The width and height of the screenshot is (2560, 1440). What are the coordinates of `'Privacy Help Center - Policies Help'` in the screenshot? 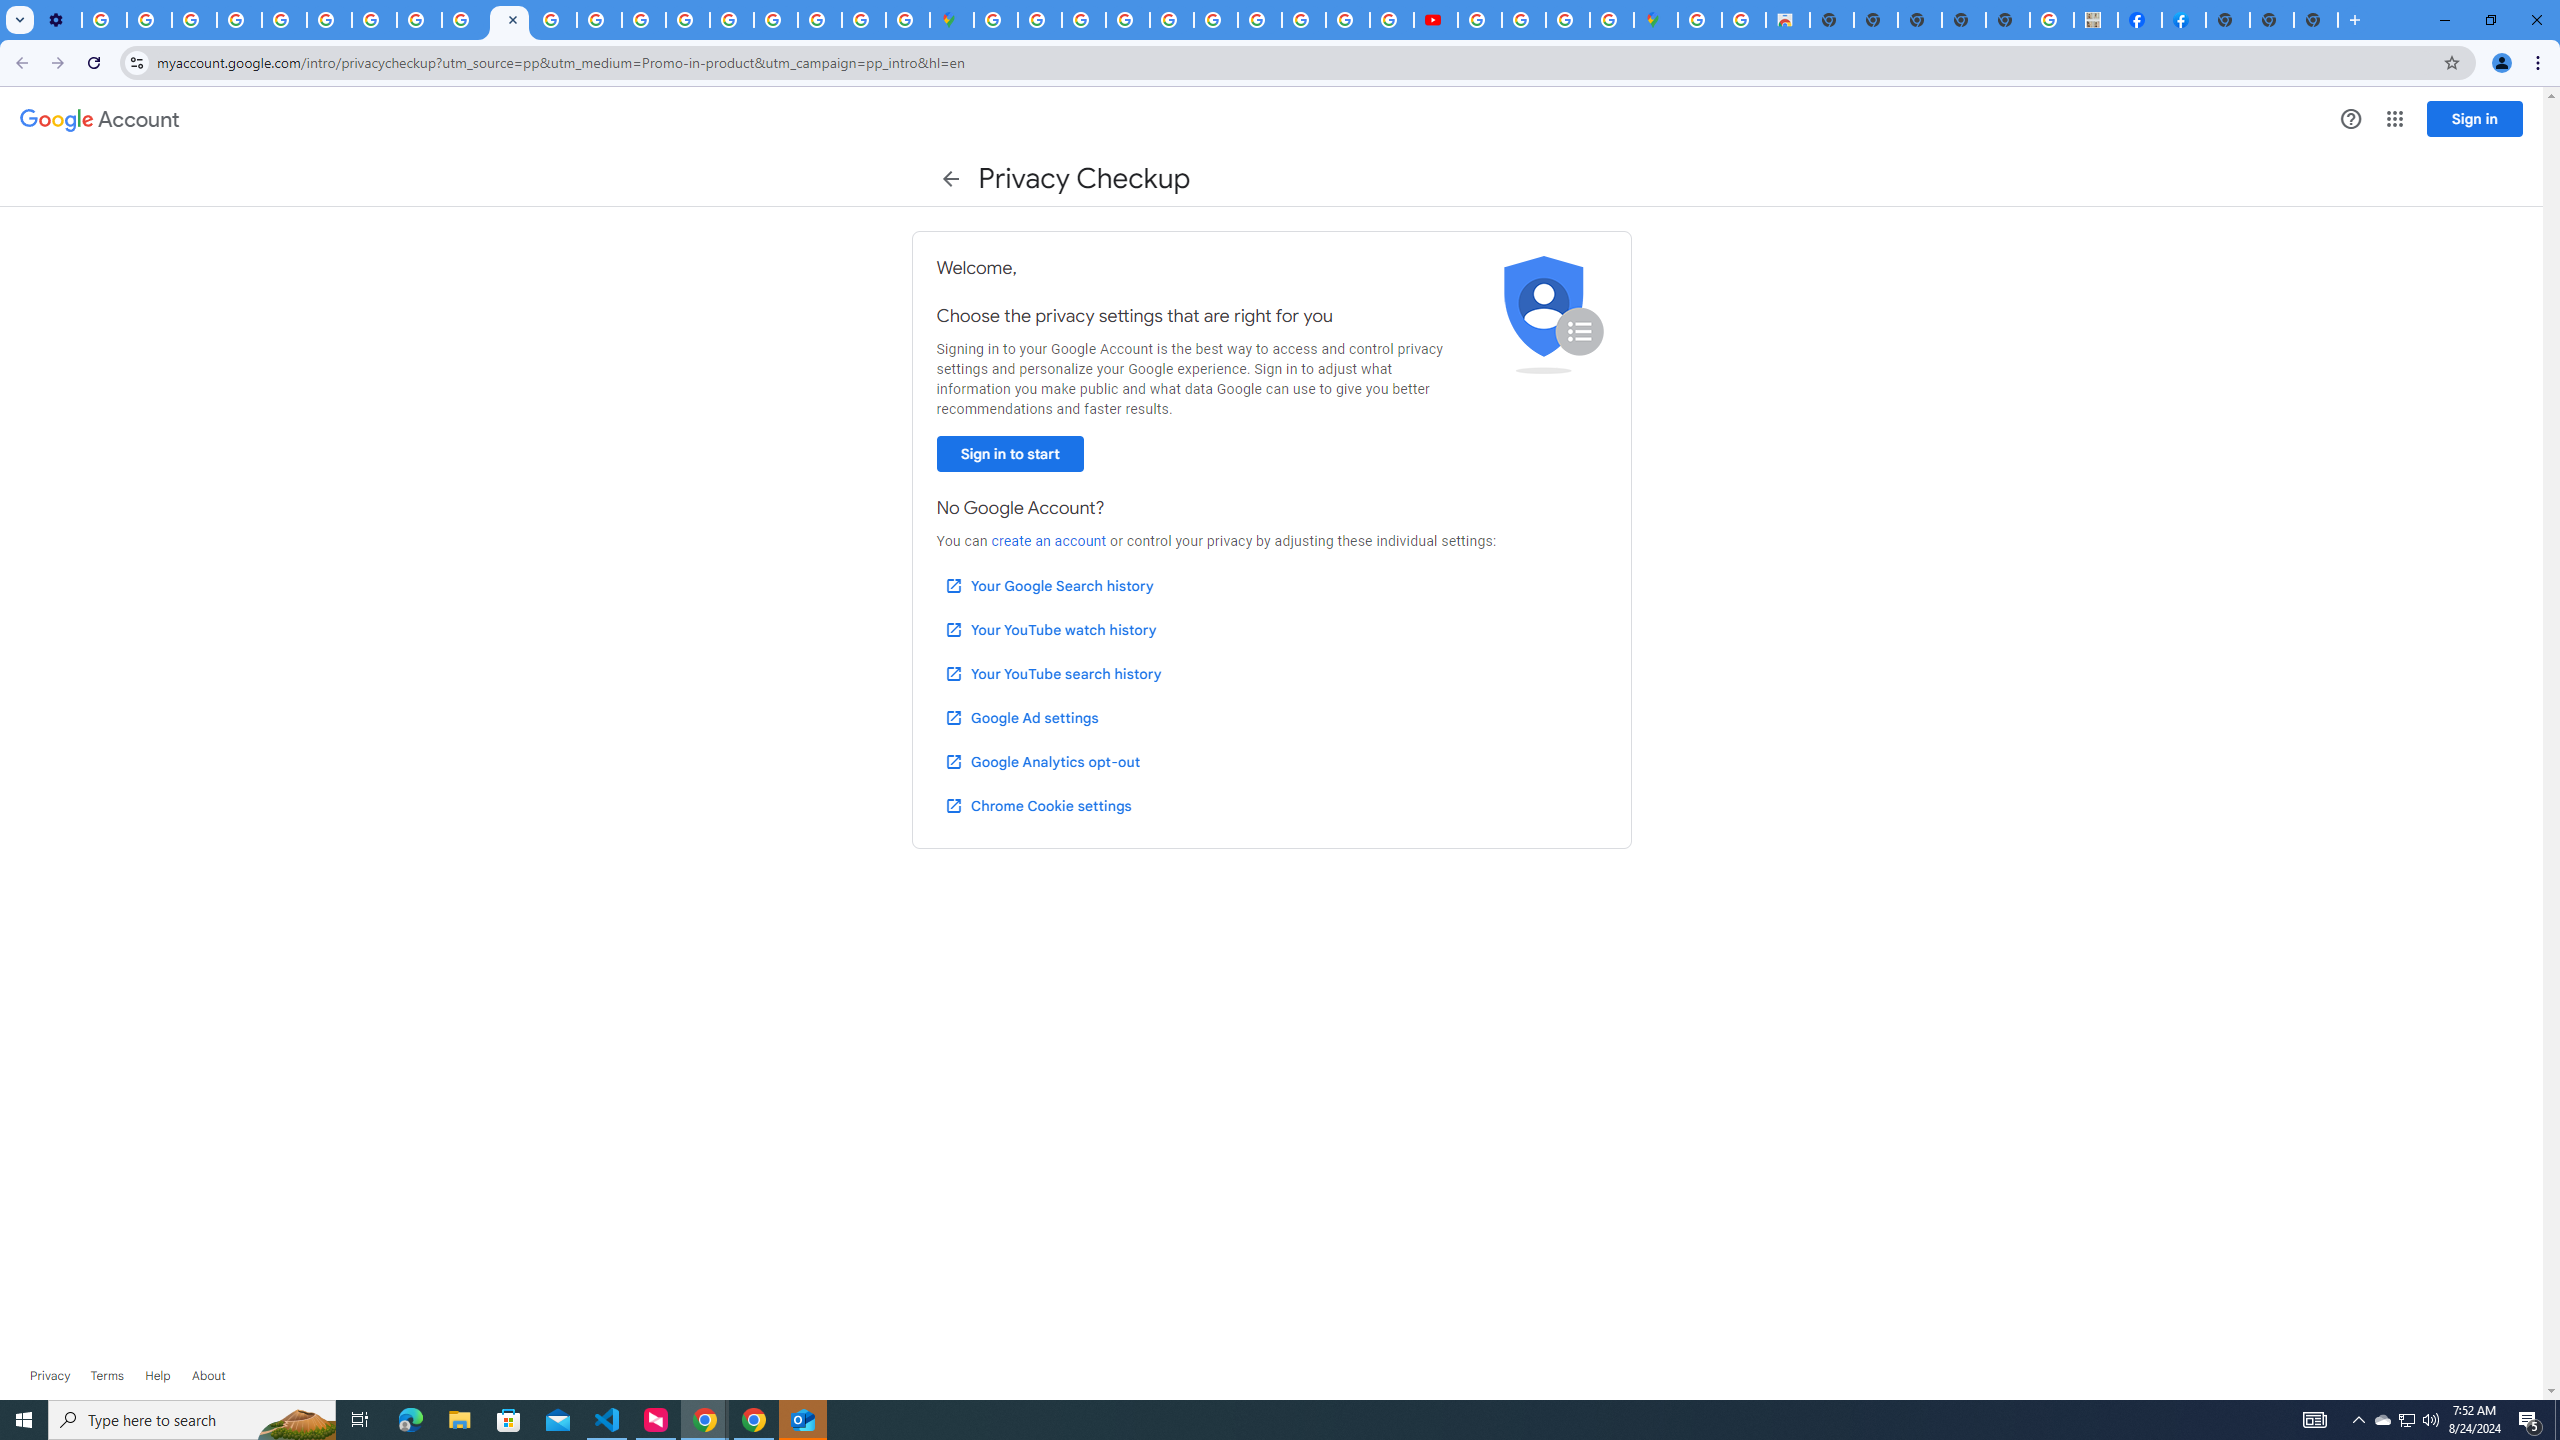 It's located at (284, 19).